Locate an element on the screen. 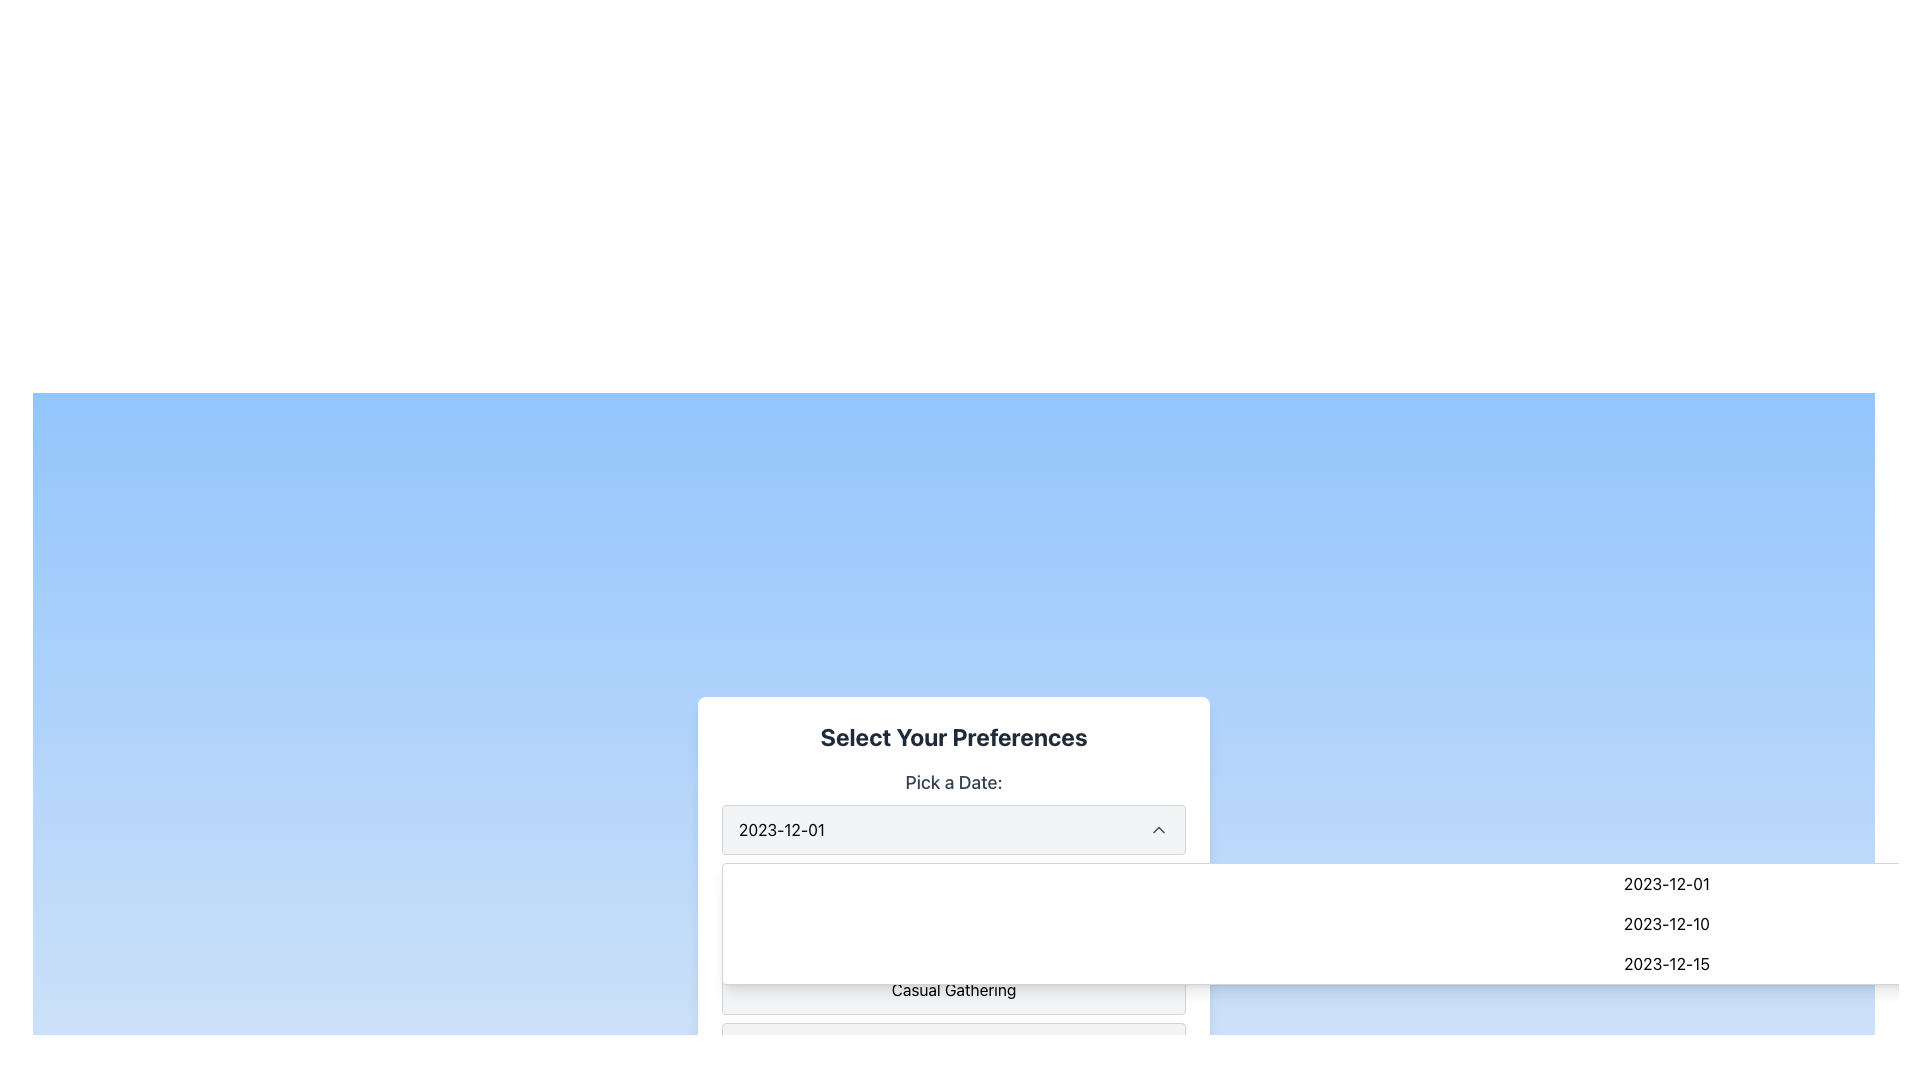 This screenshot has height=1080, width=1920. the Dropdown menu labeled 'Pick a Date:' to interact via keyboard is located at coordinates (953, 812).